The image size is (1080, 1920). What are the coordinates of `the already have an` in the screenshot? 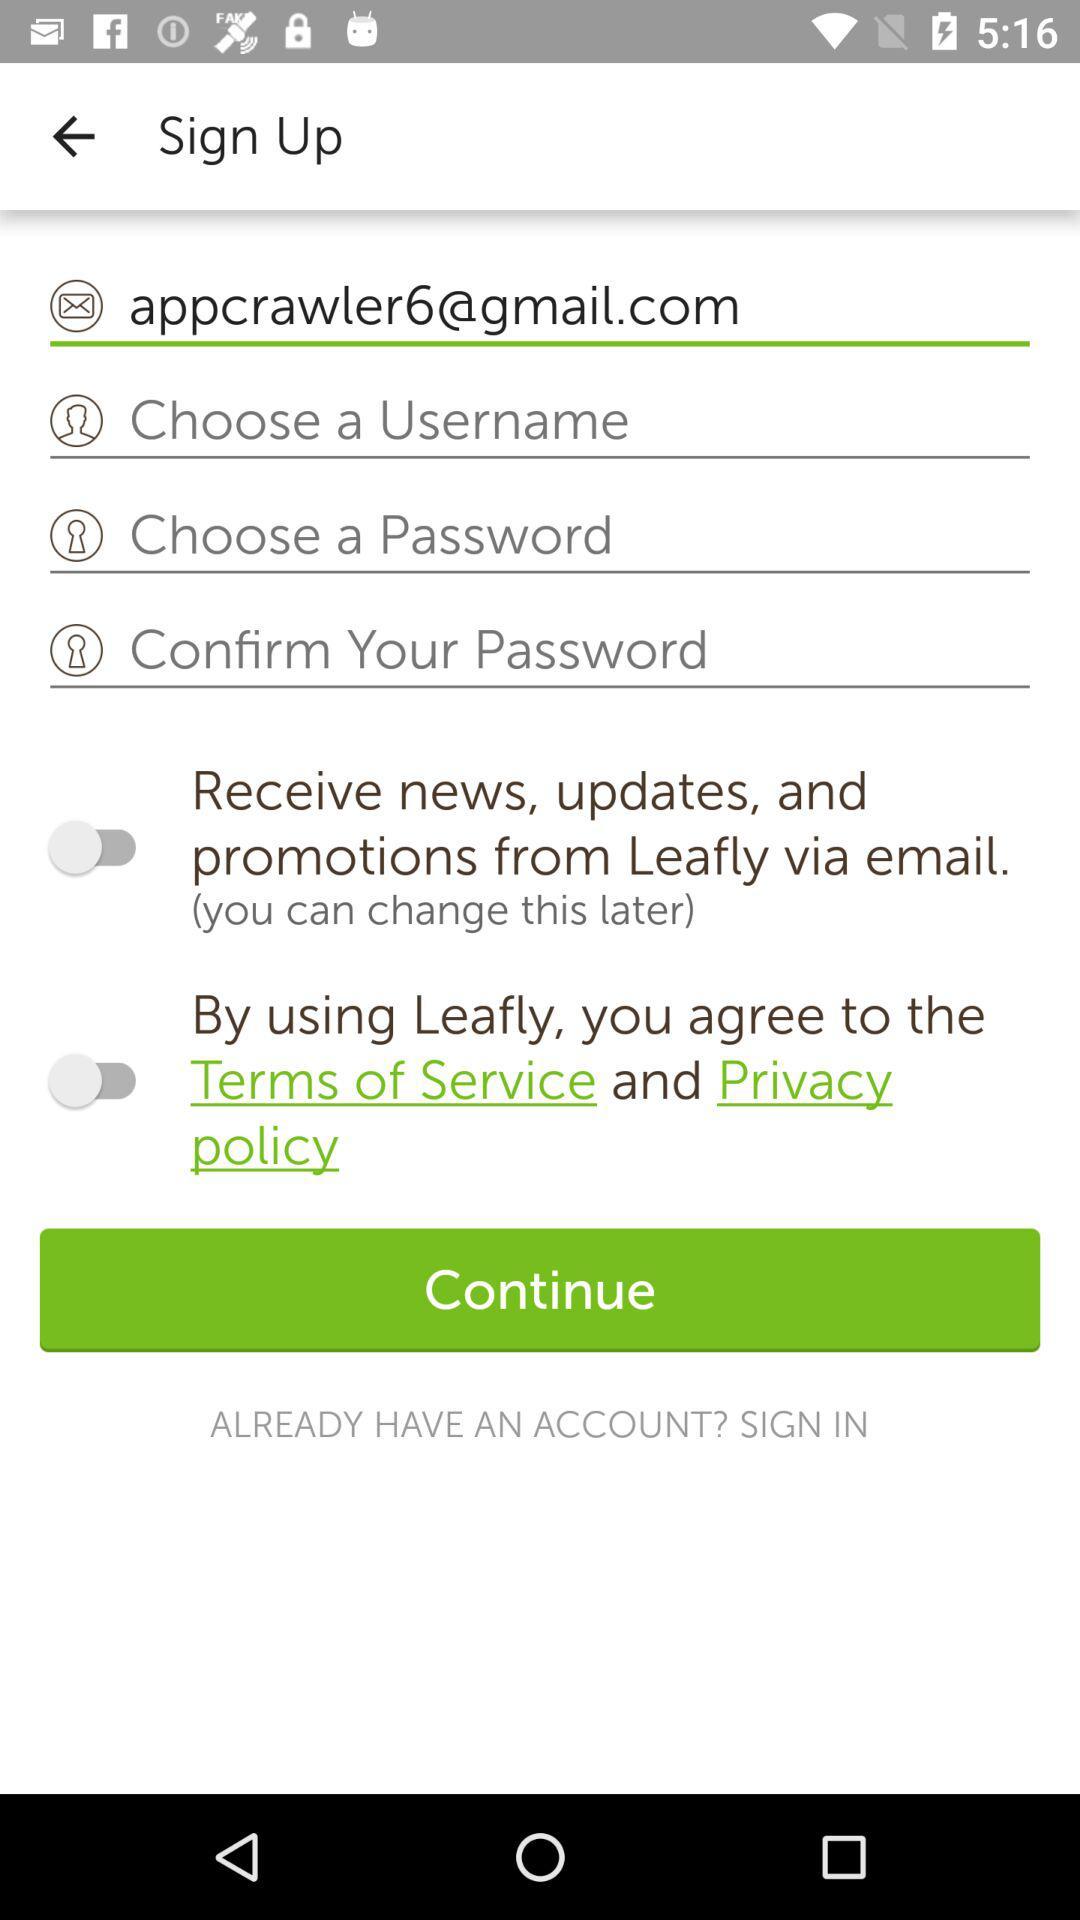 It's located at (538, 1424).